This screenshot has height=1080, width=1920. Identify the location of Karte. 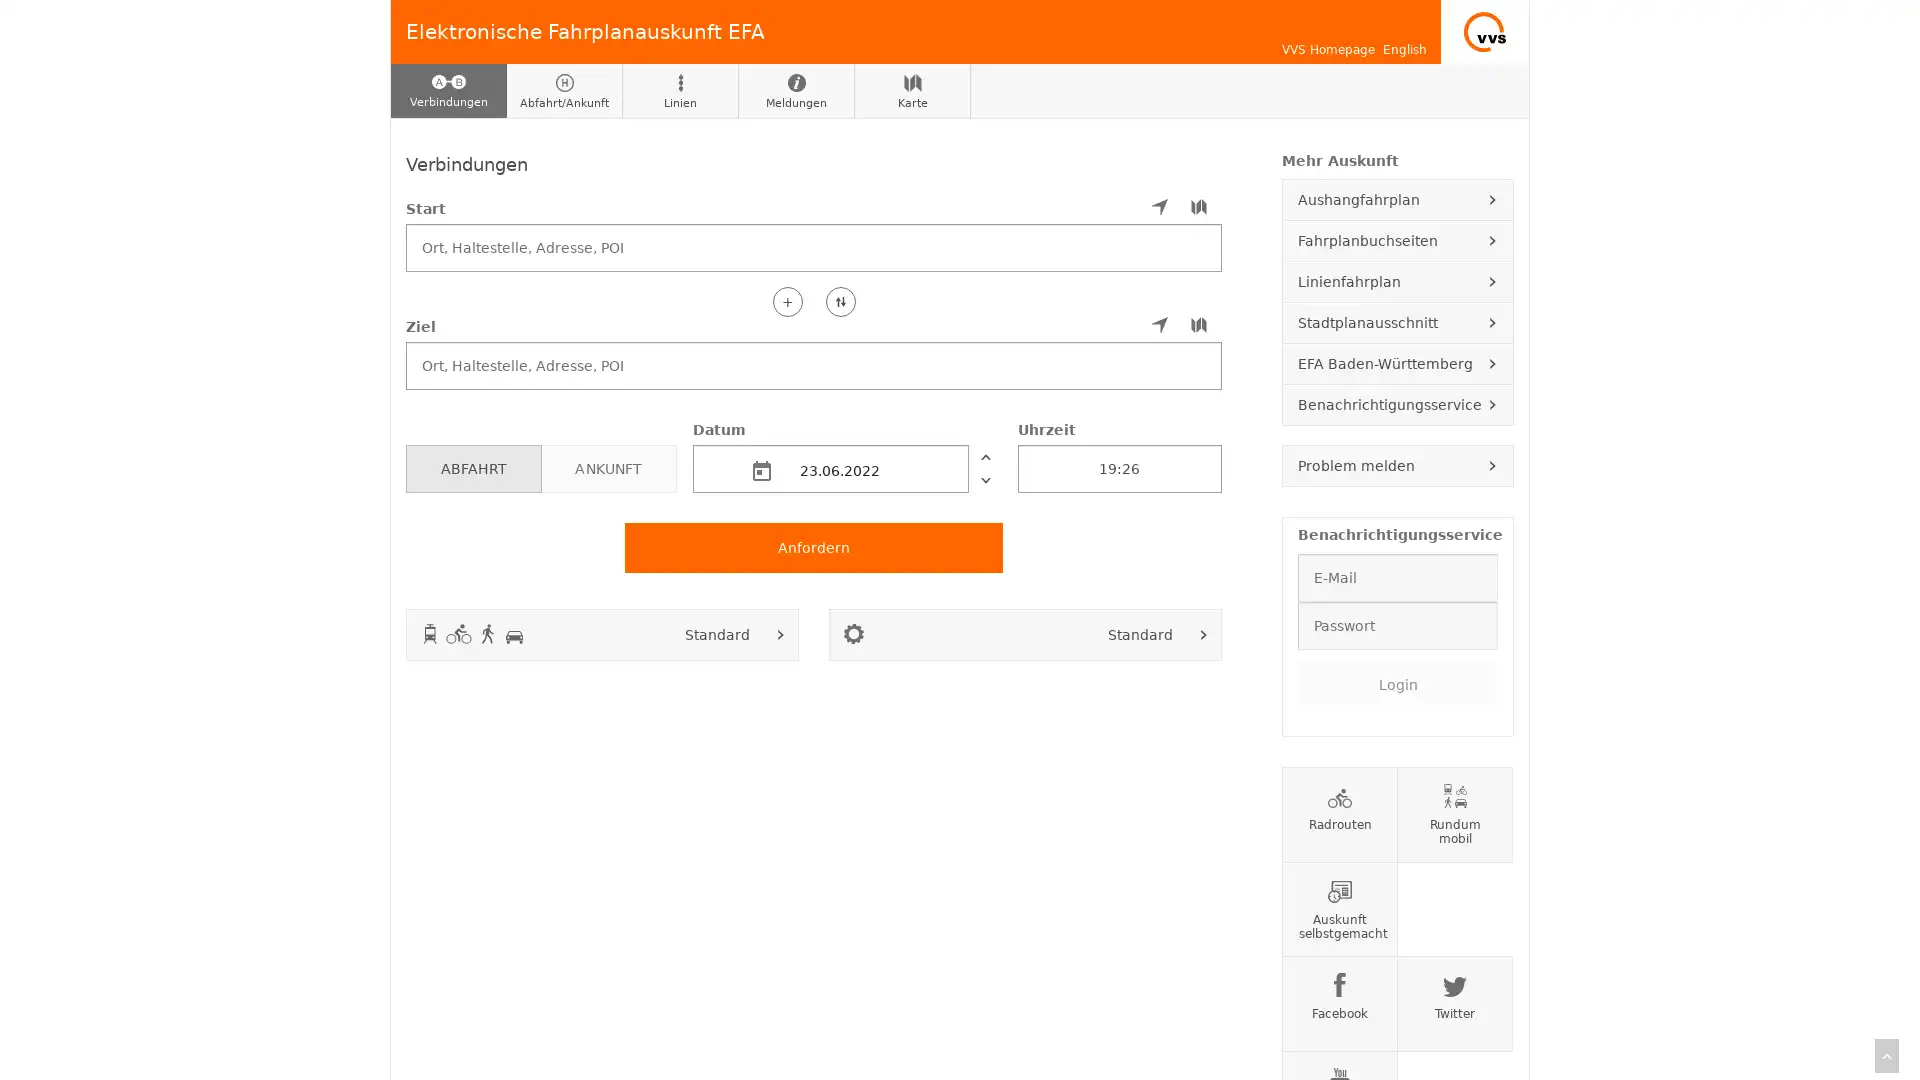
(911, 91).